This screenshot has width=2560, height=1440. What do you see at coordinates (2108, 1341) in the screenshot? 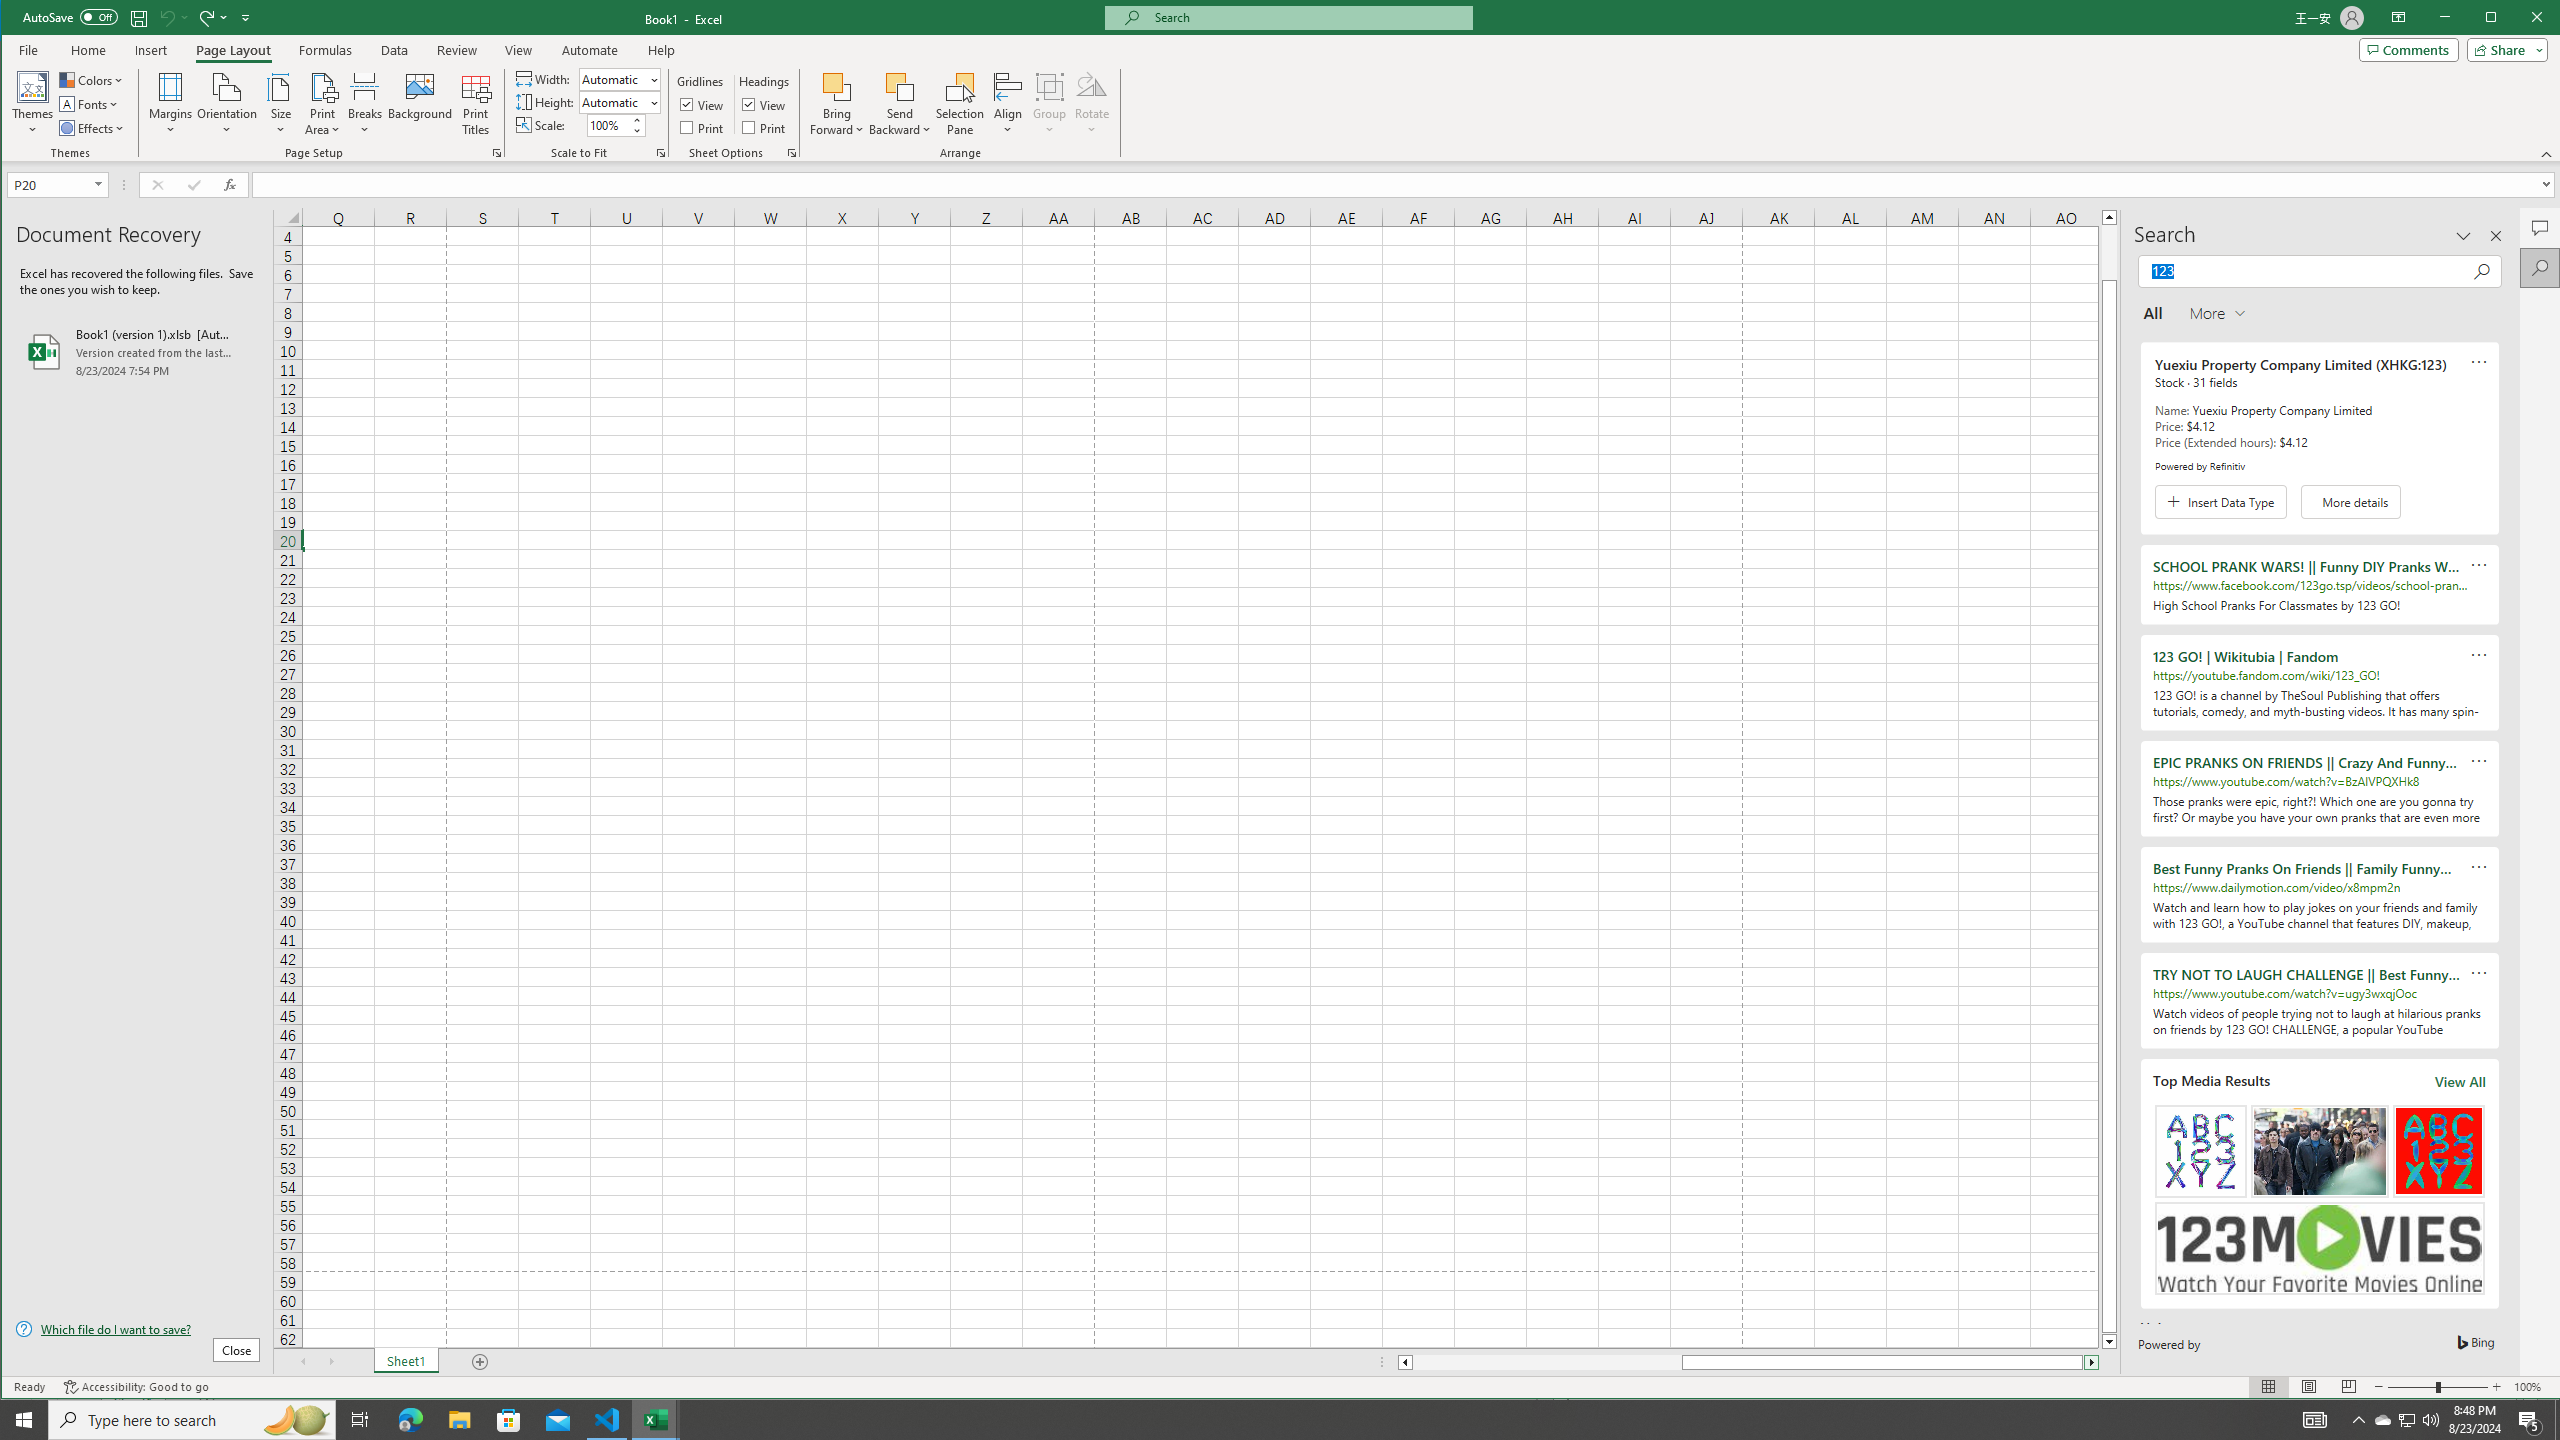
I see `'Line down'` at bounding box center [2108, 1341].